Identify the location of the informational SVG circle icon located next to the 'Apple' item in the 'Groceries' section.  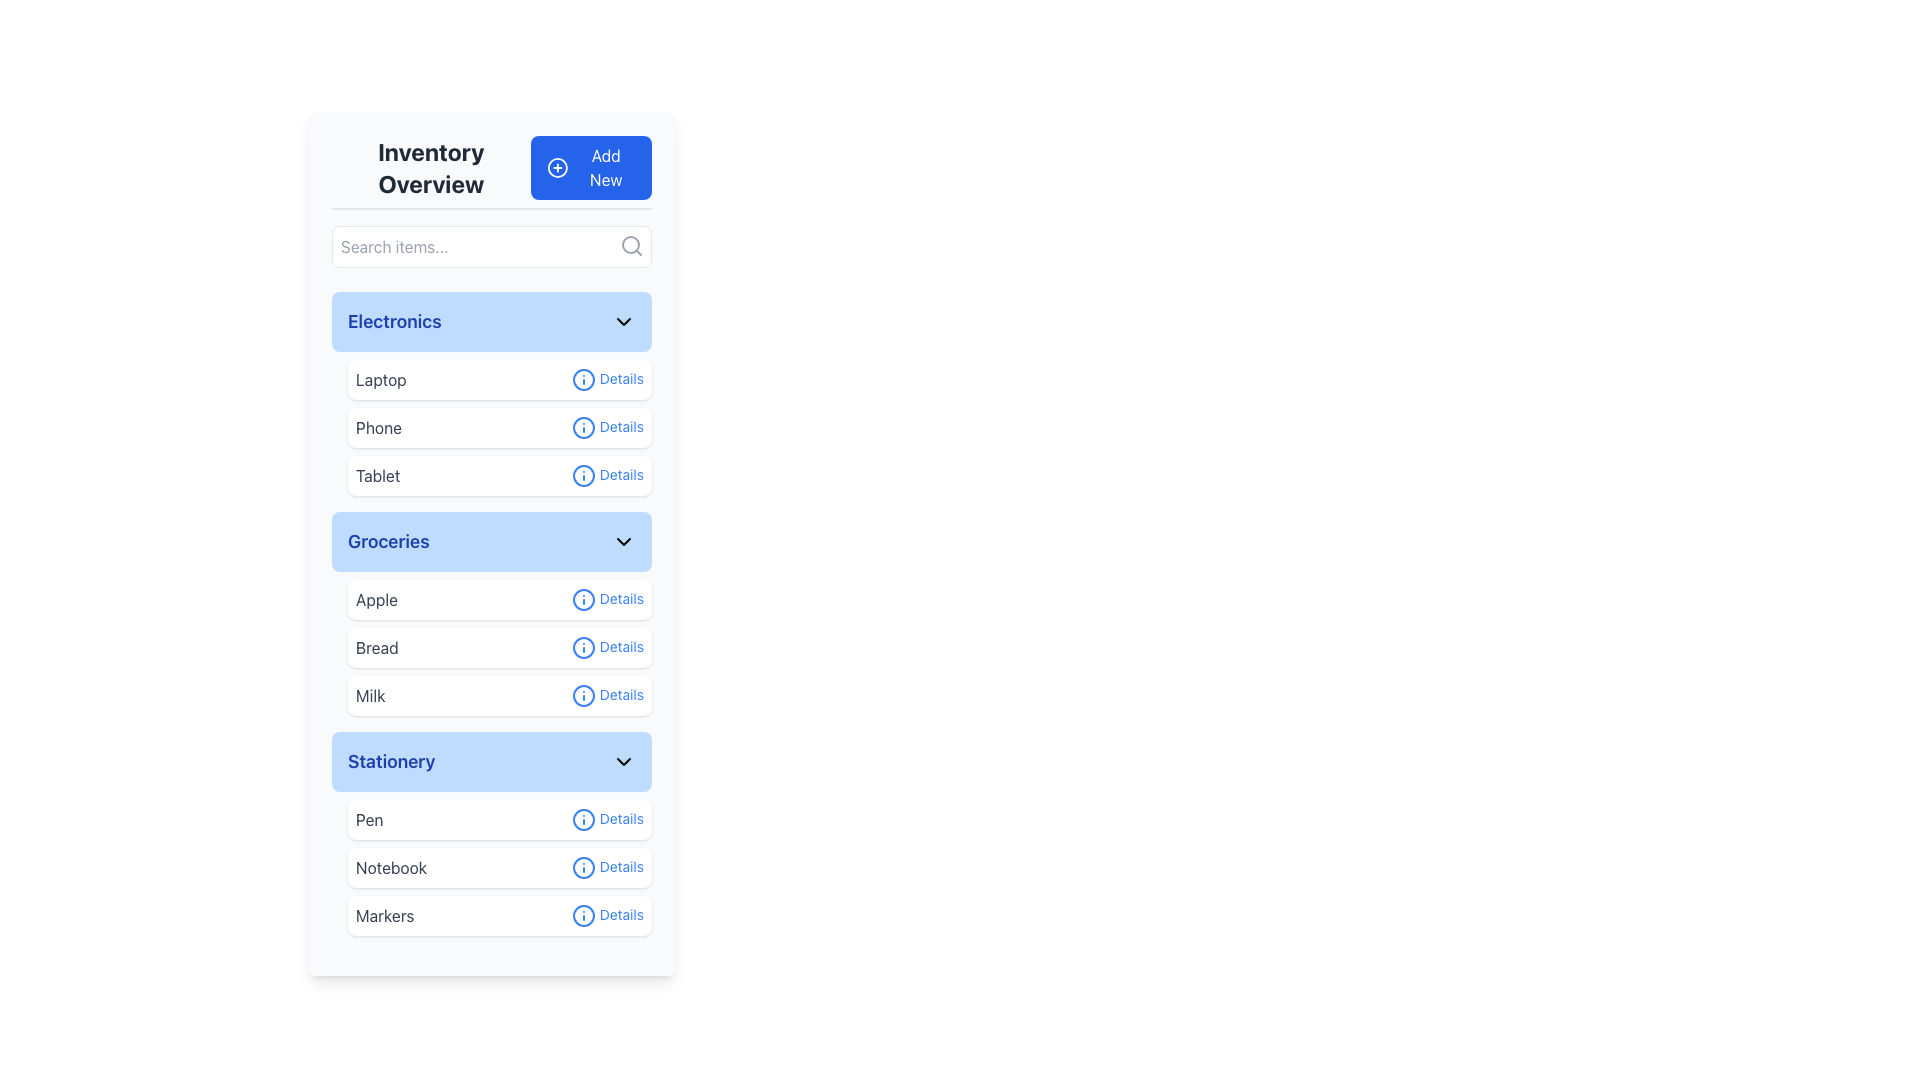
(582, 599).